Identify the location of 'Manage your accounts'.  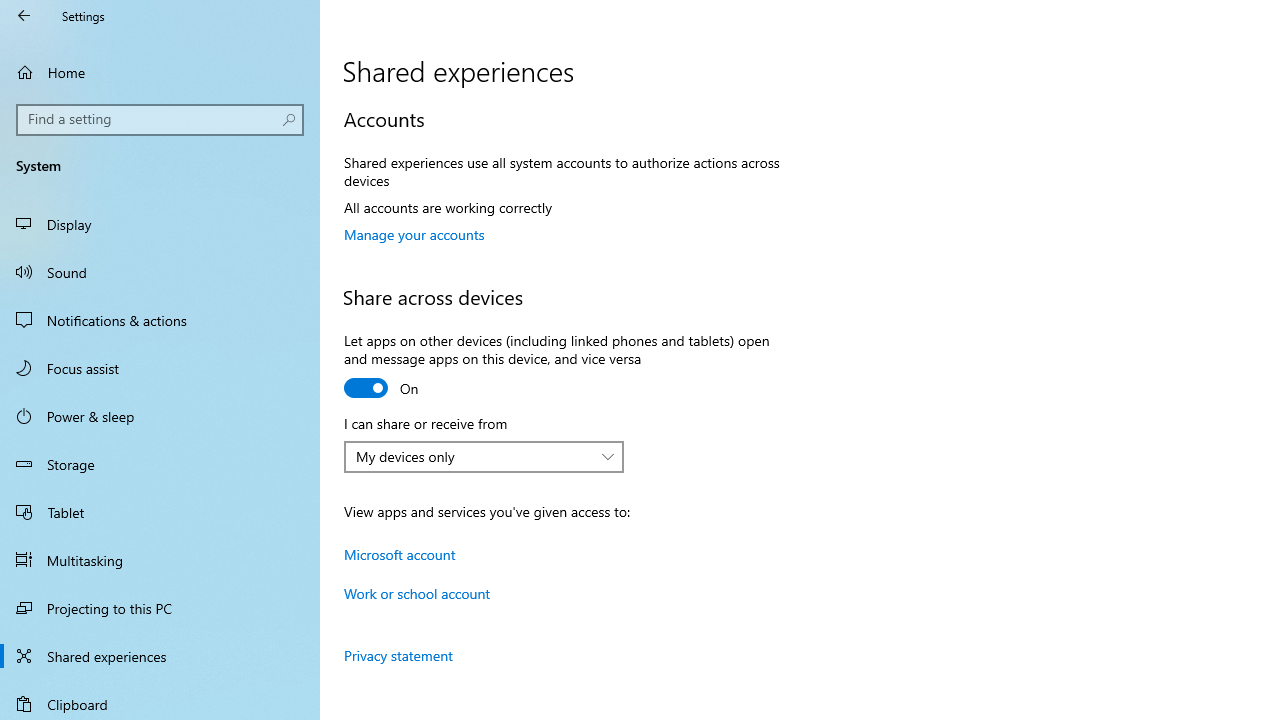
(413, 233).